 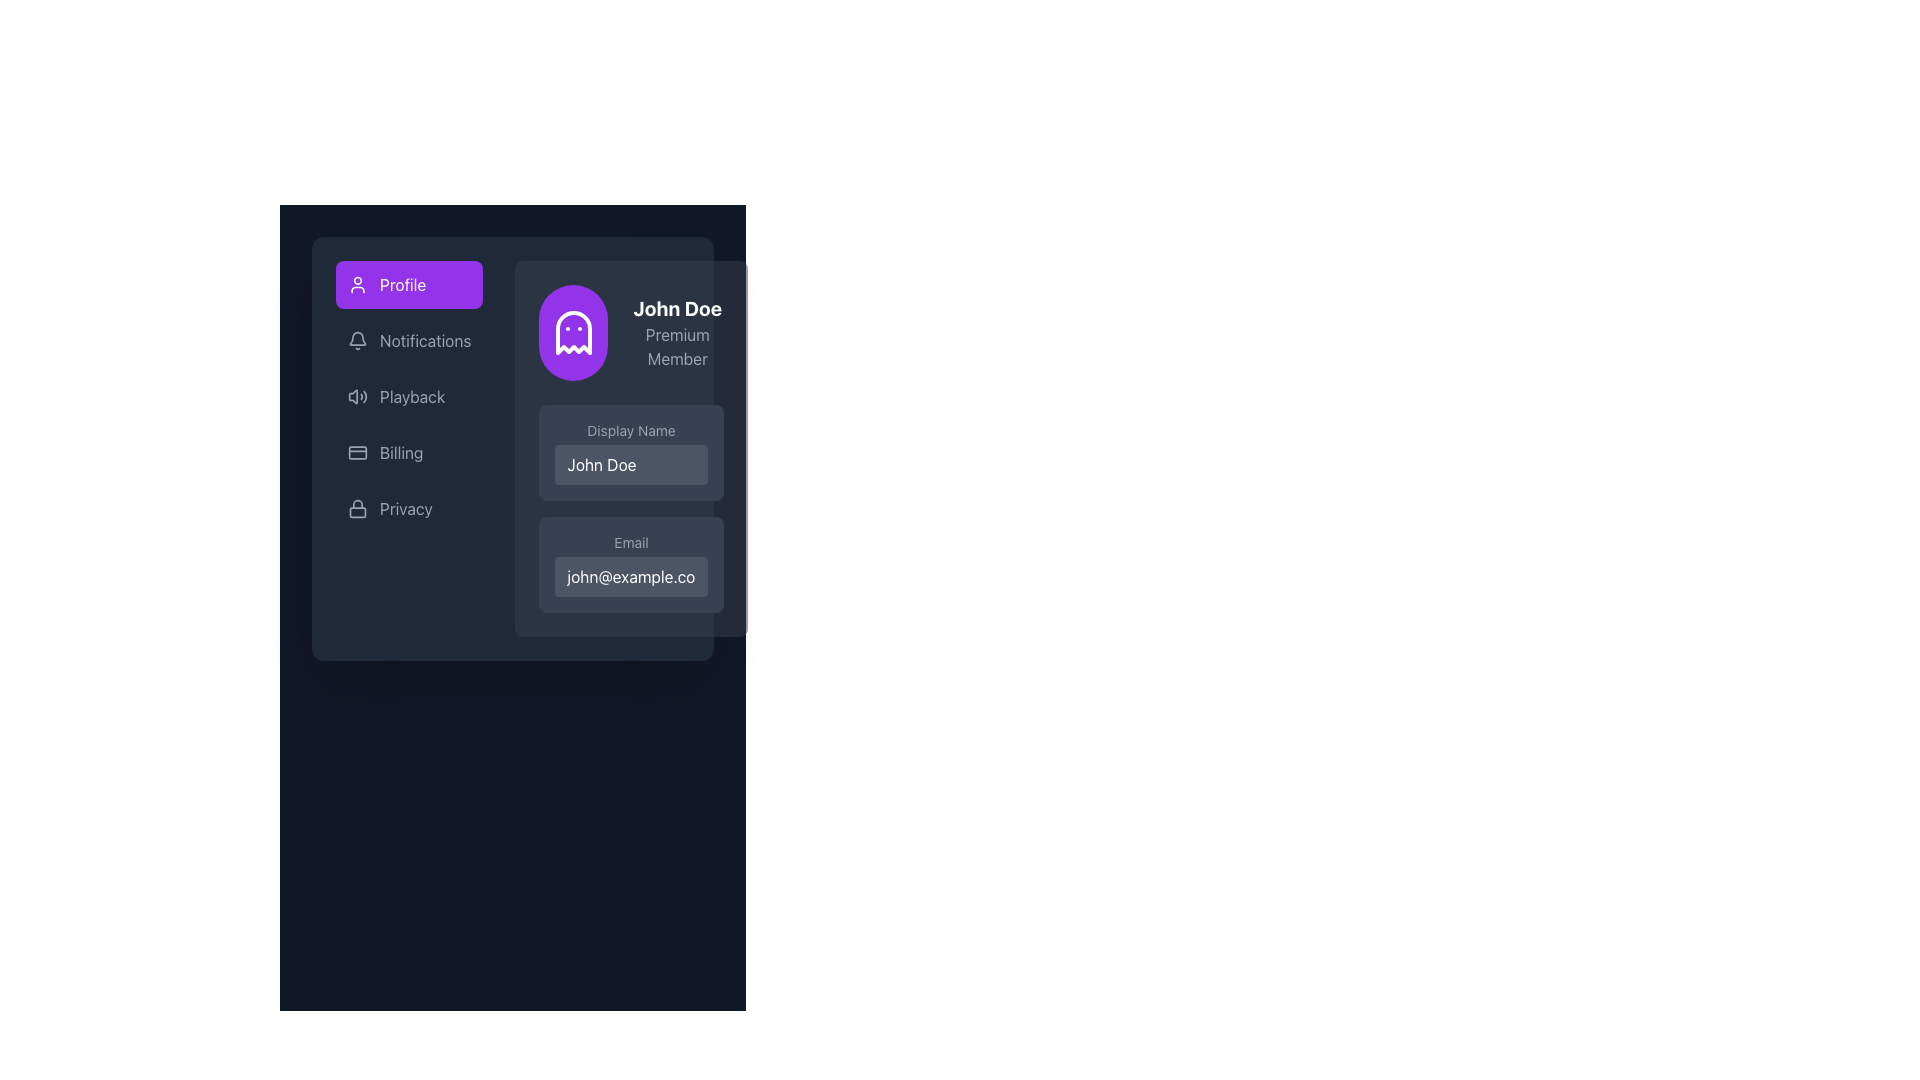 I want to click on the 'Billing' icon located in the left sidebar menu, positioned to the left of the 'Billing' text label for navigation hint, so click(x=358, y=452).